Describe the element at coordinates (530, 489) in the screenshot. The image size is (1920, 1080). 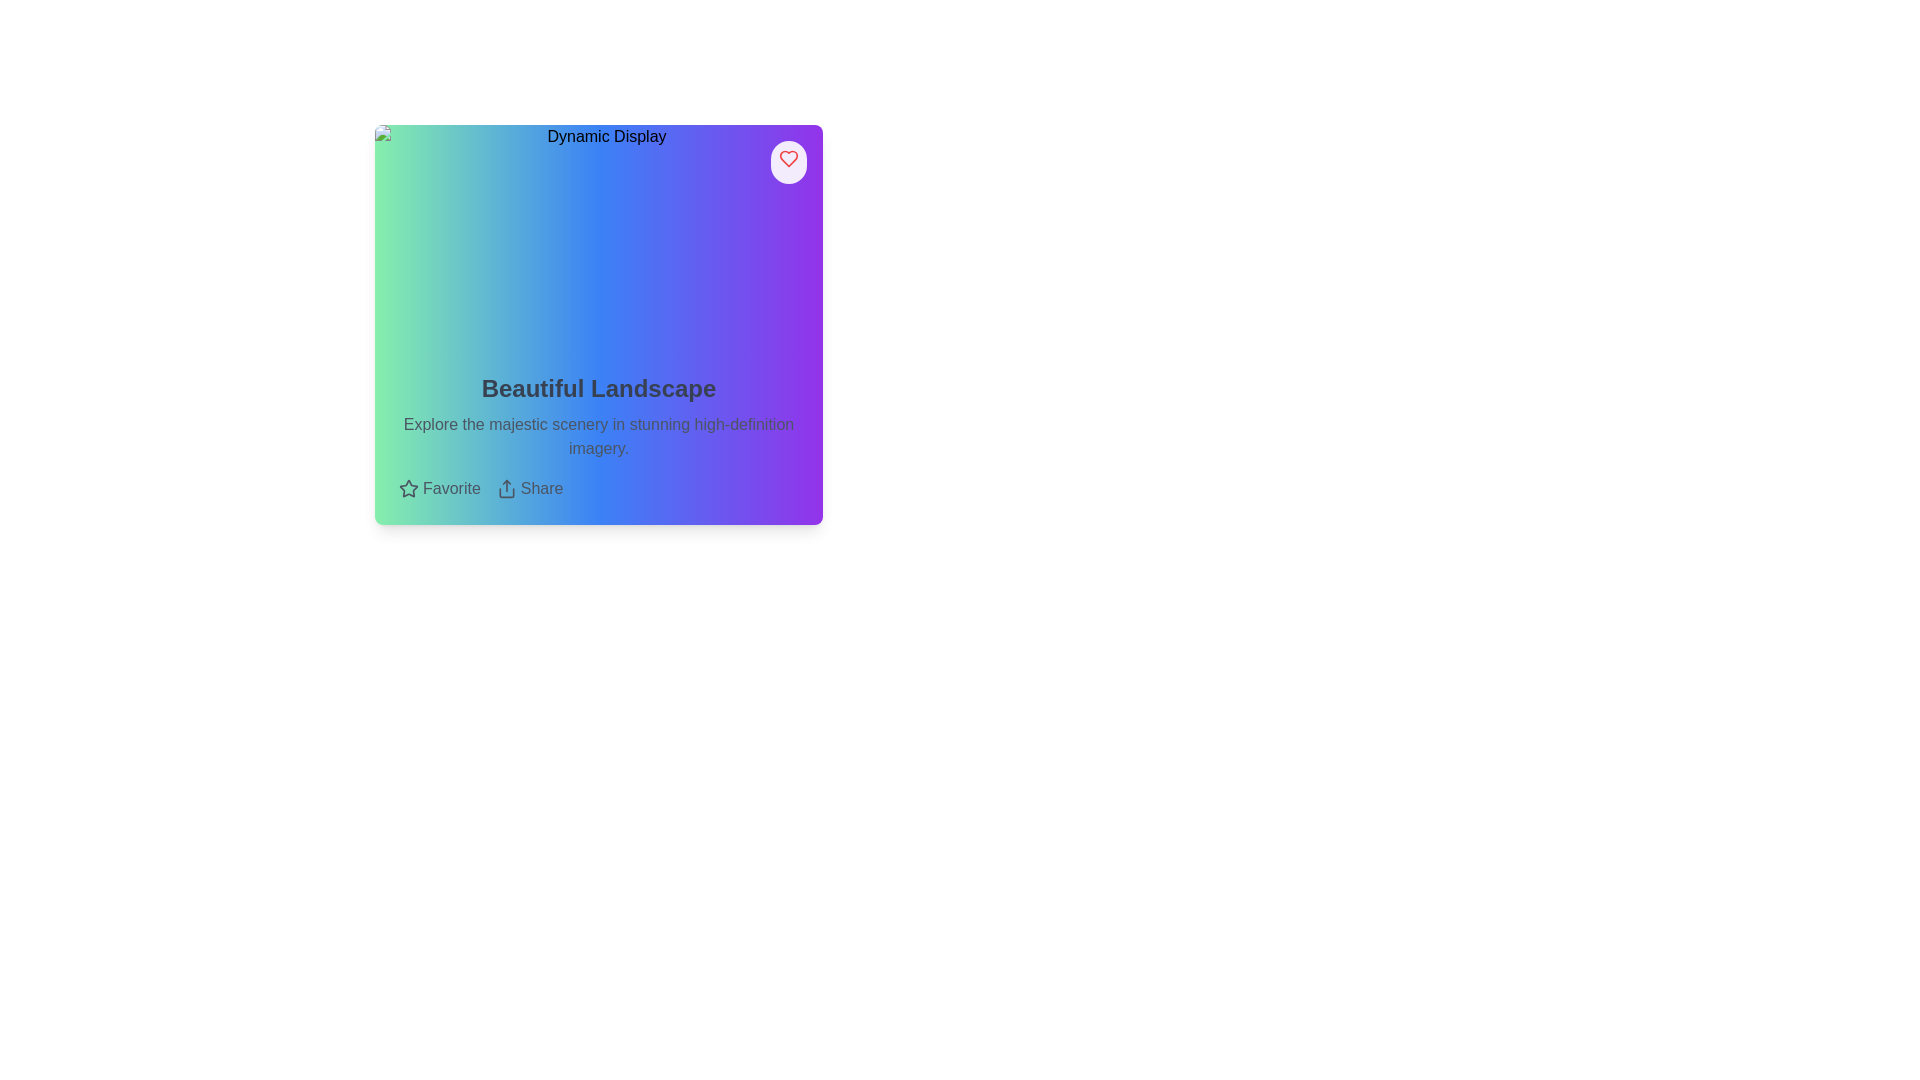
I see `the 'Share' button` at that location.